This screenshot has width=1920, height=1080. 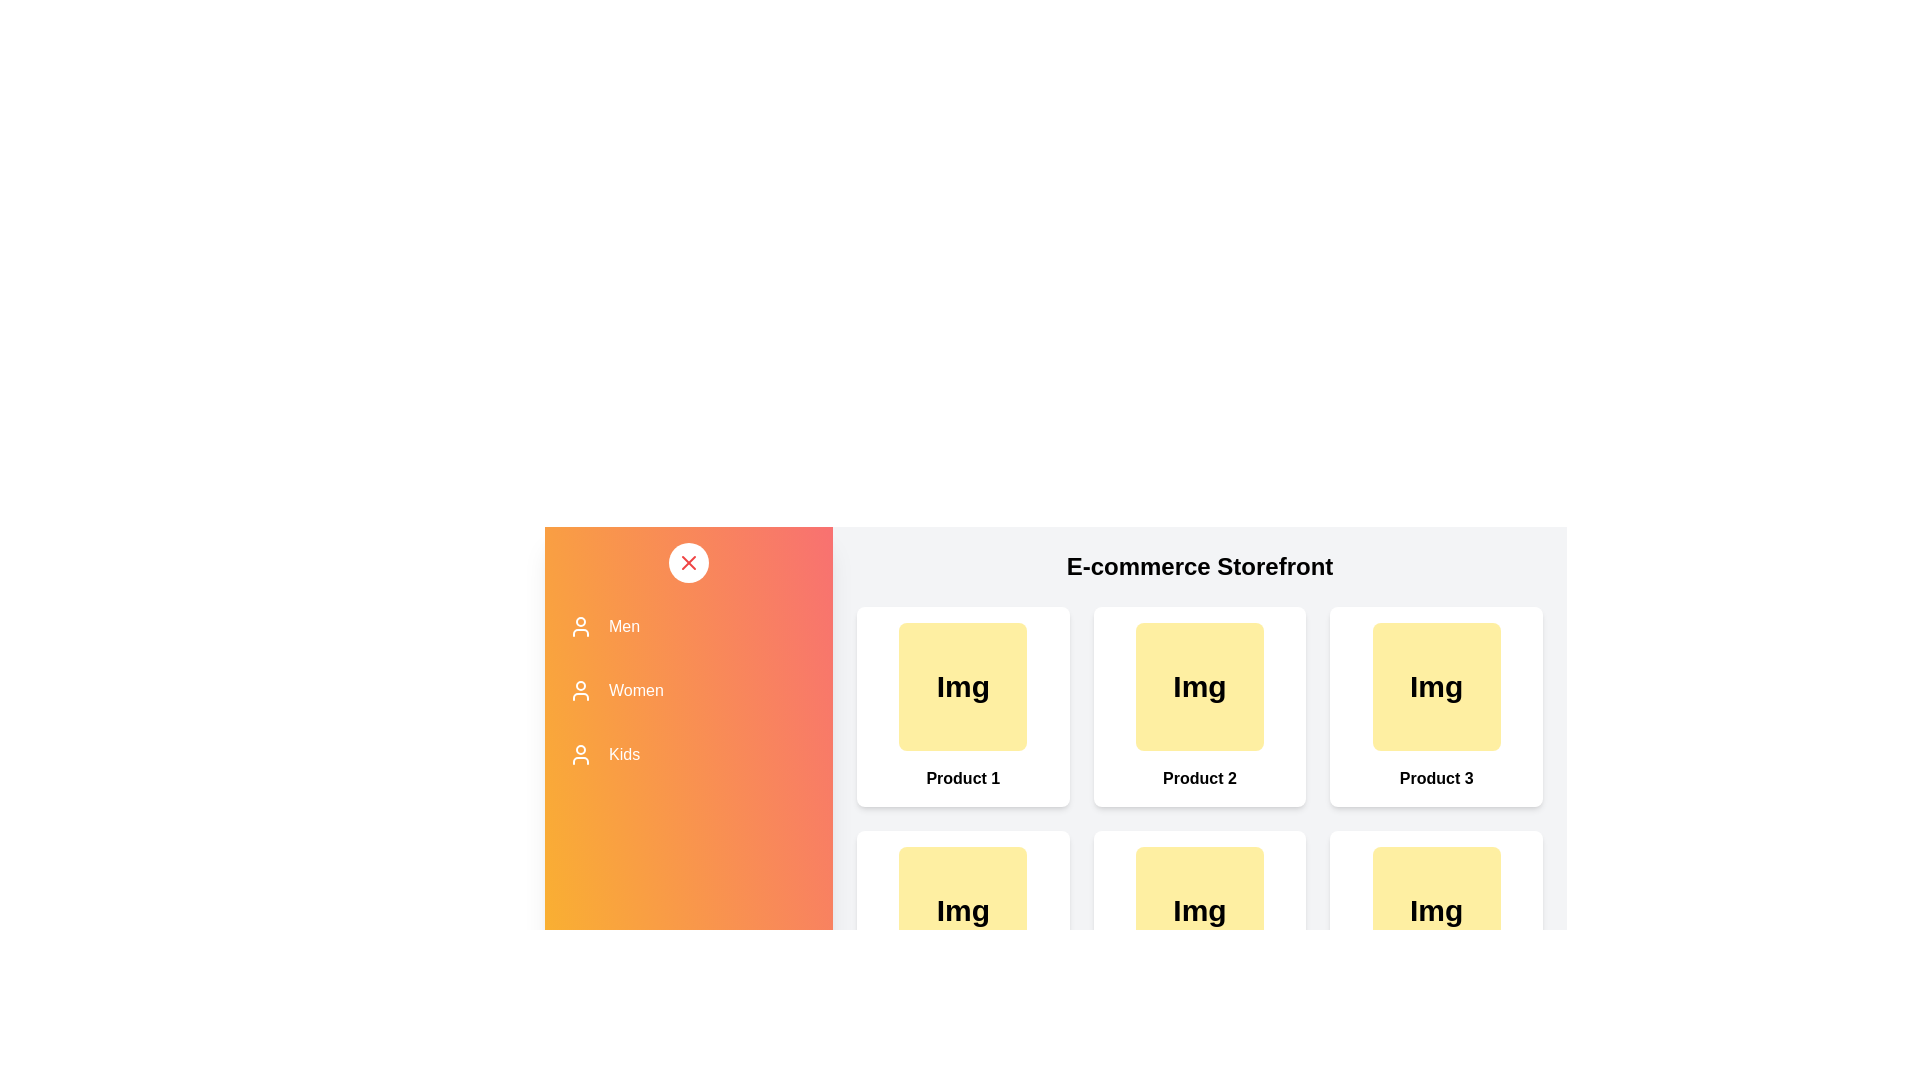 I want to click on the category Men from the list, so click(x=689, y=626).